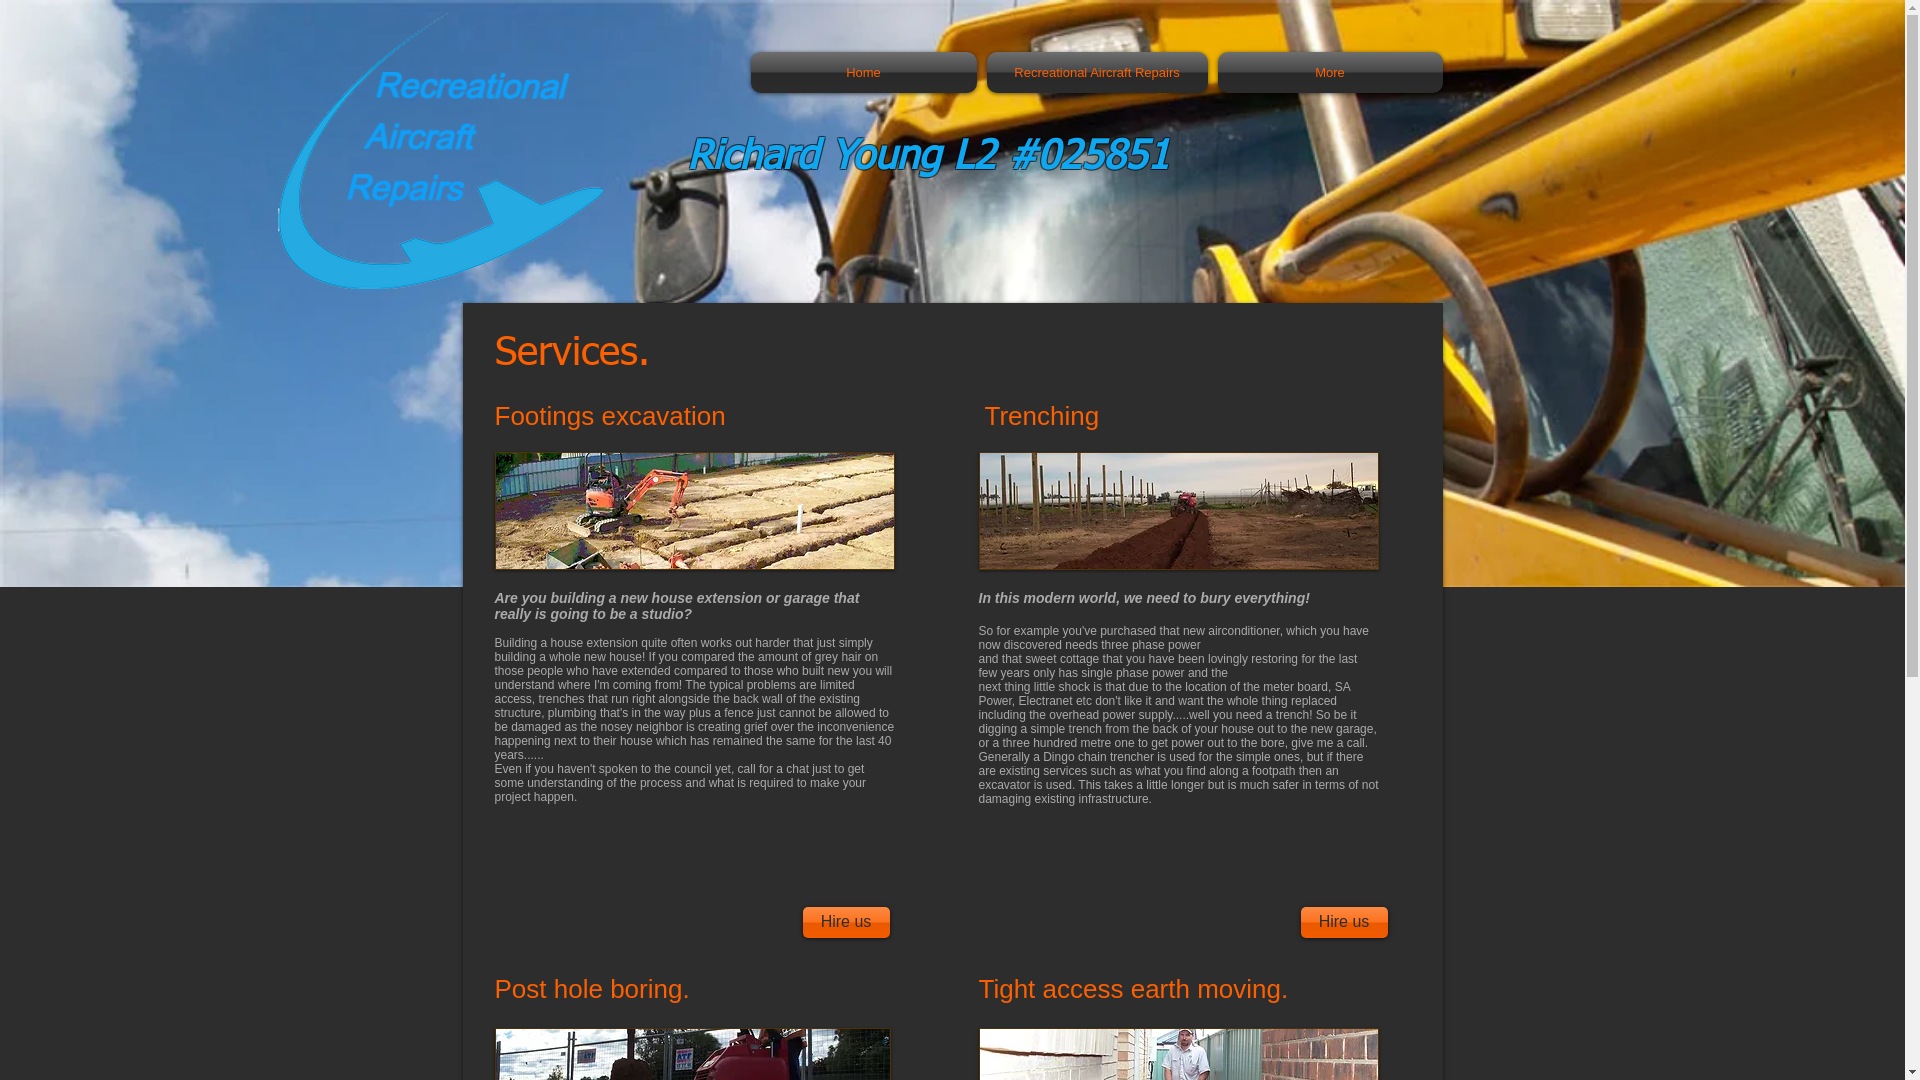  Describe the element at coordinates (694, 509) in the screenshot. I see `'Dig footings for new houses at Ingle Farm'` at that location.